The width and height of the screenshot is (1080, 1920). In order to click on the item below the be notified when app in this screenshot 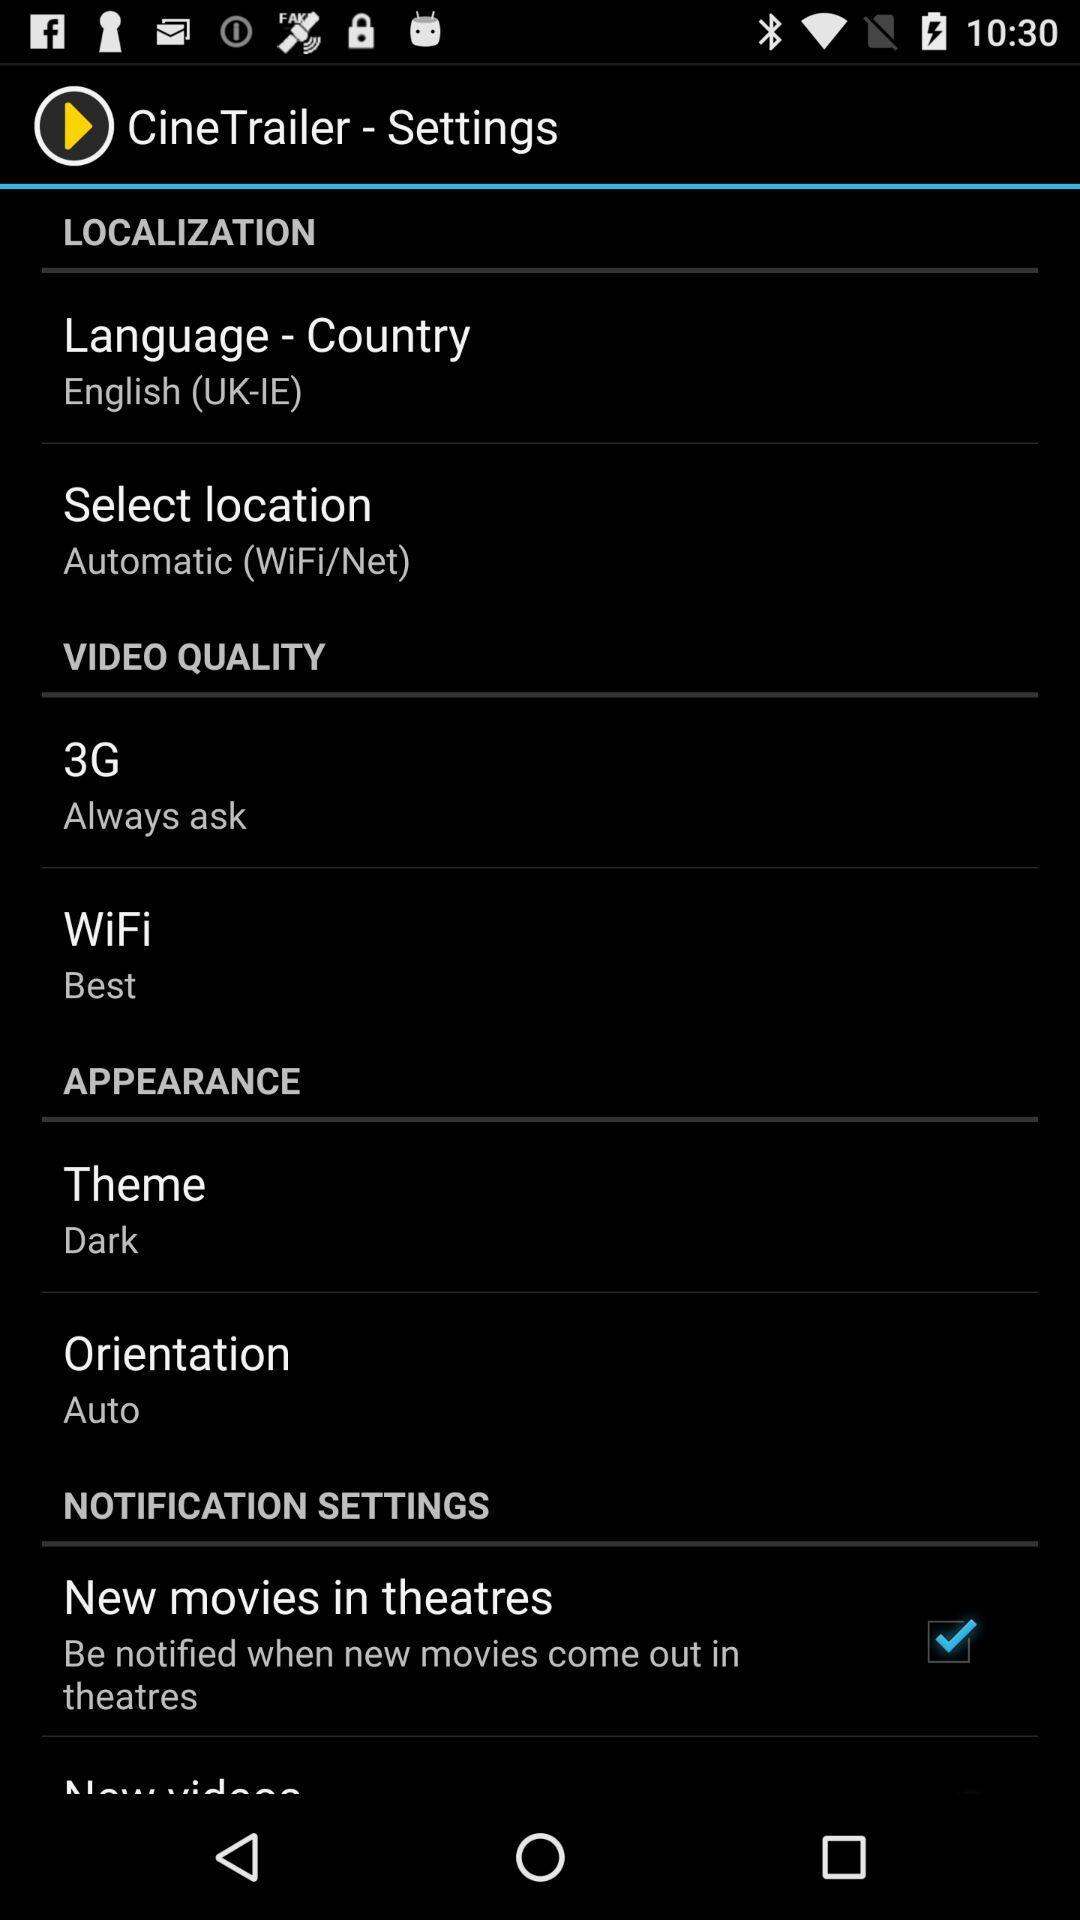, I will do `click(182, 1779)`.